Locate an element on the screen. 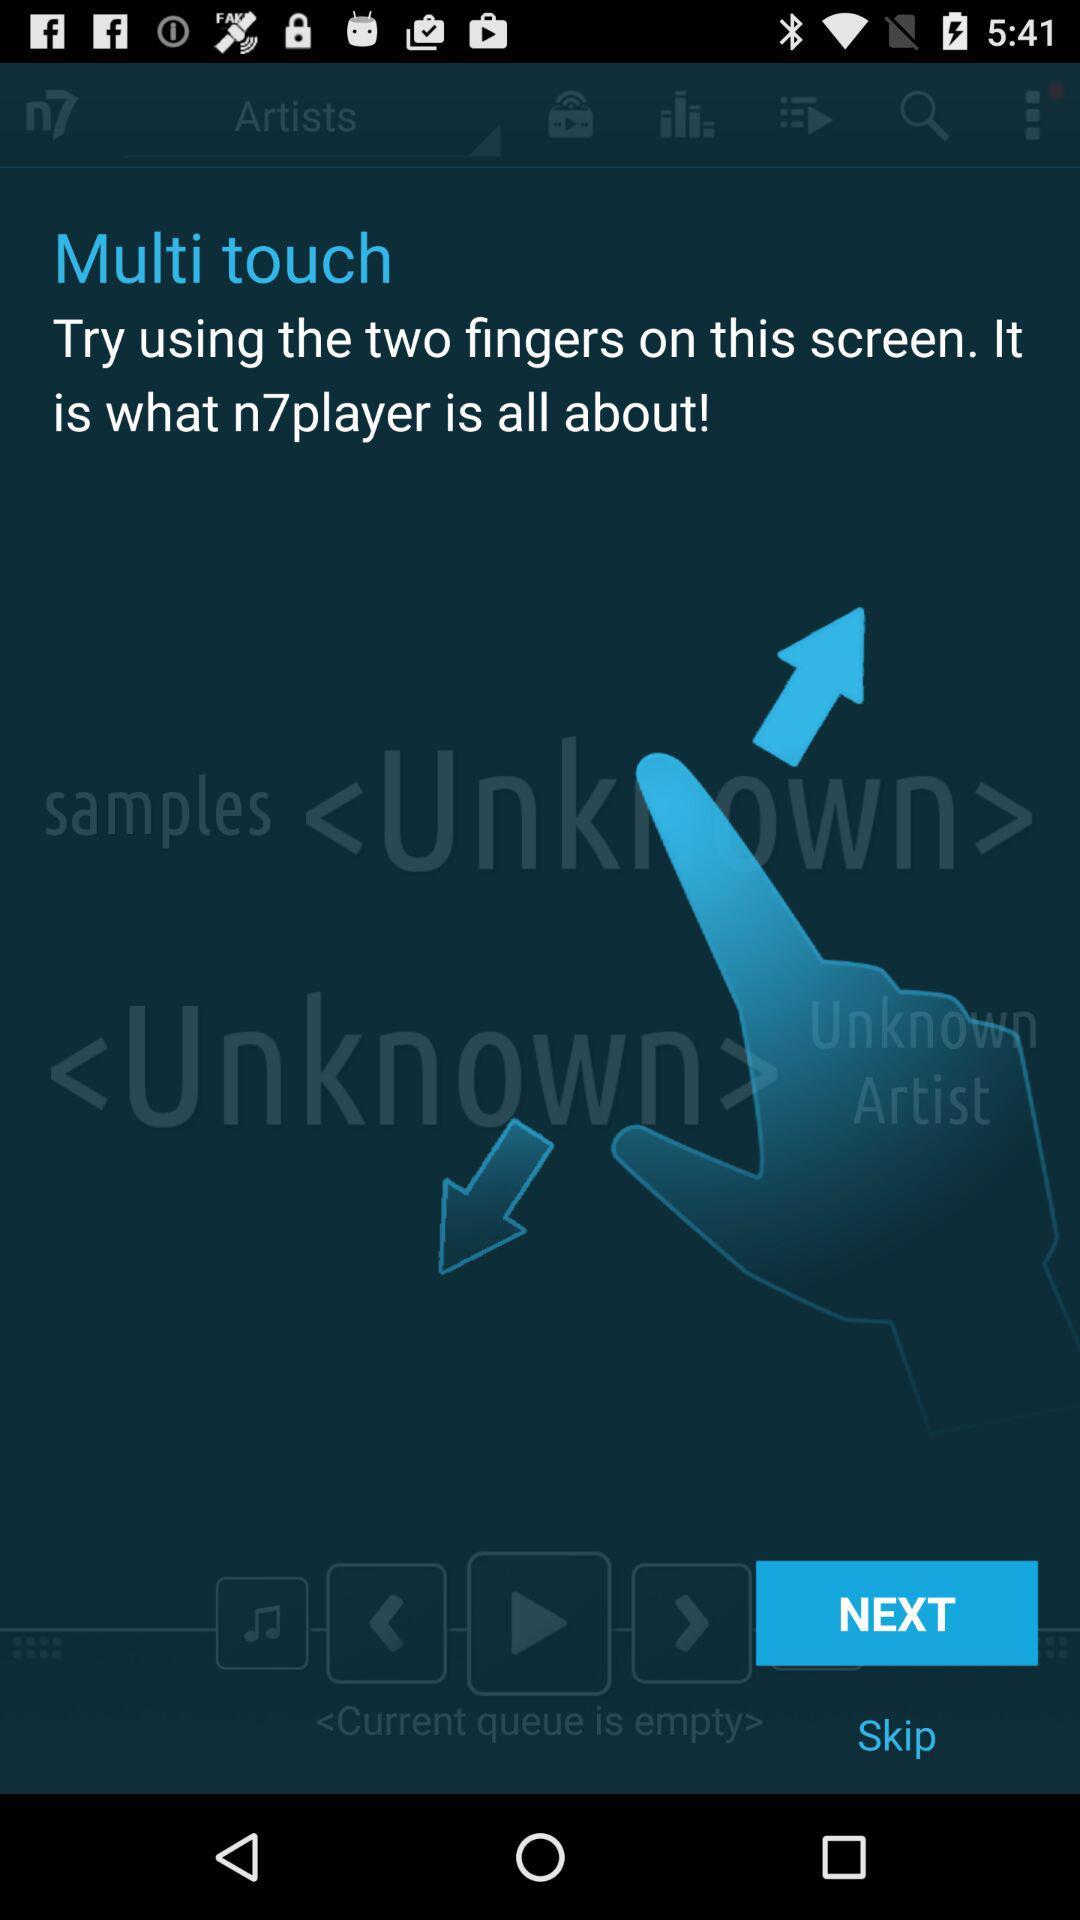 The width and height of the screenshot is (1080, 1920). the arrow_forward icon is located at coordinates (690, 1736).